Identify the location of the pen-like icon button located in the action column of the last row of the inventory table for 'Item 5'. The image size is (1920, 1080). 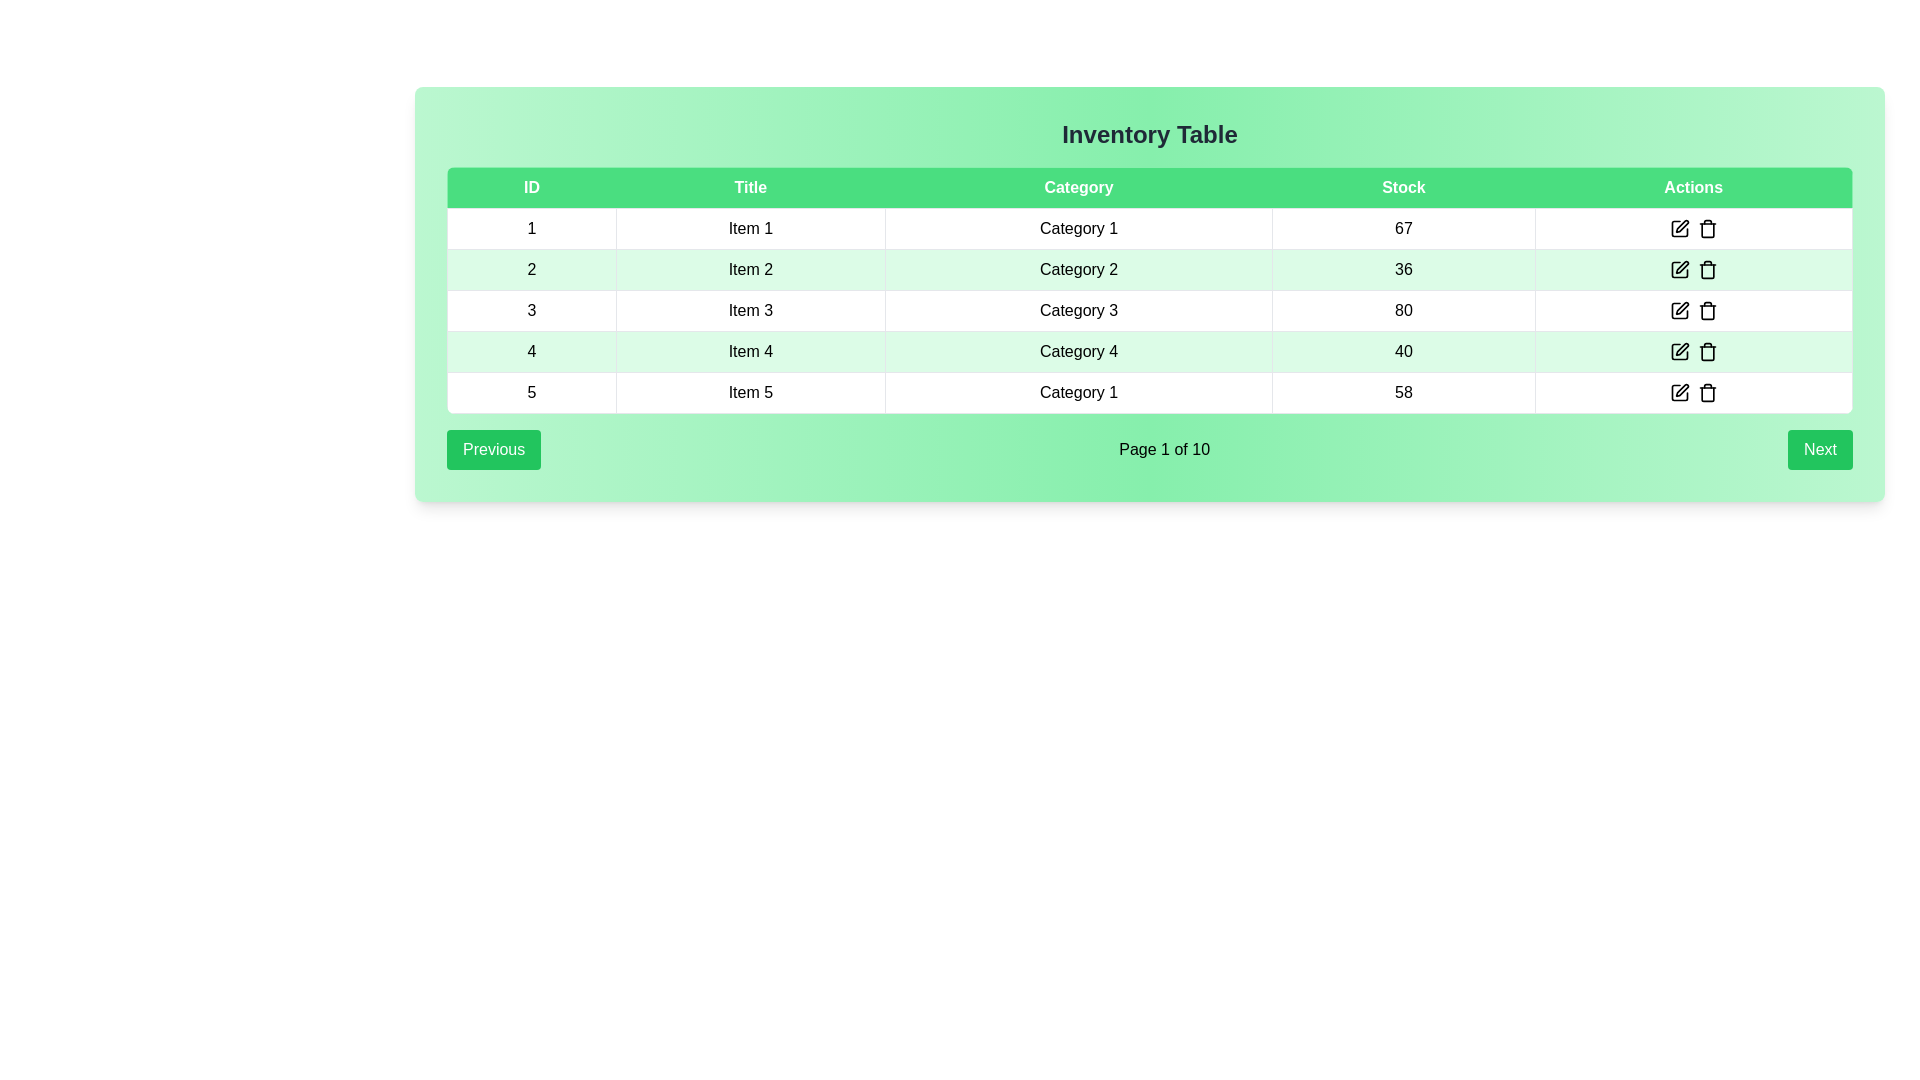
(1681, 390).